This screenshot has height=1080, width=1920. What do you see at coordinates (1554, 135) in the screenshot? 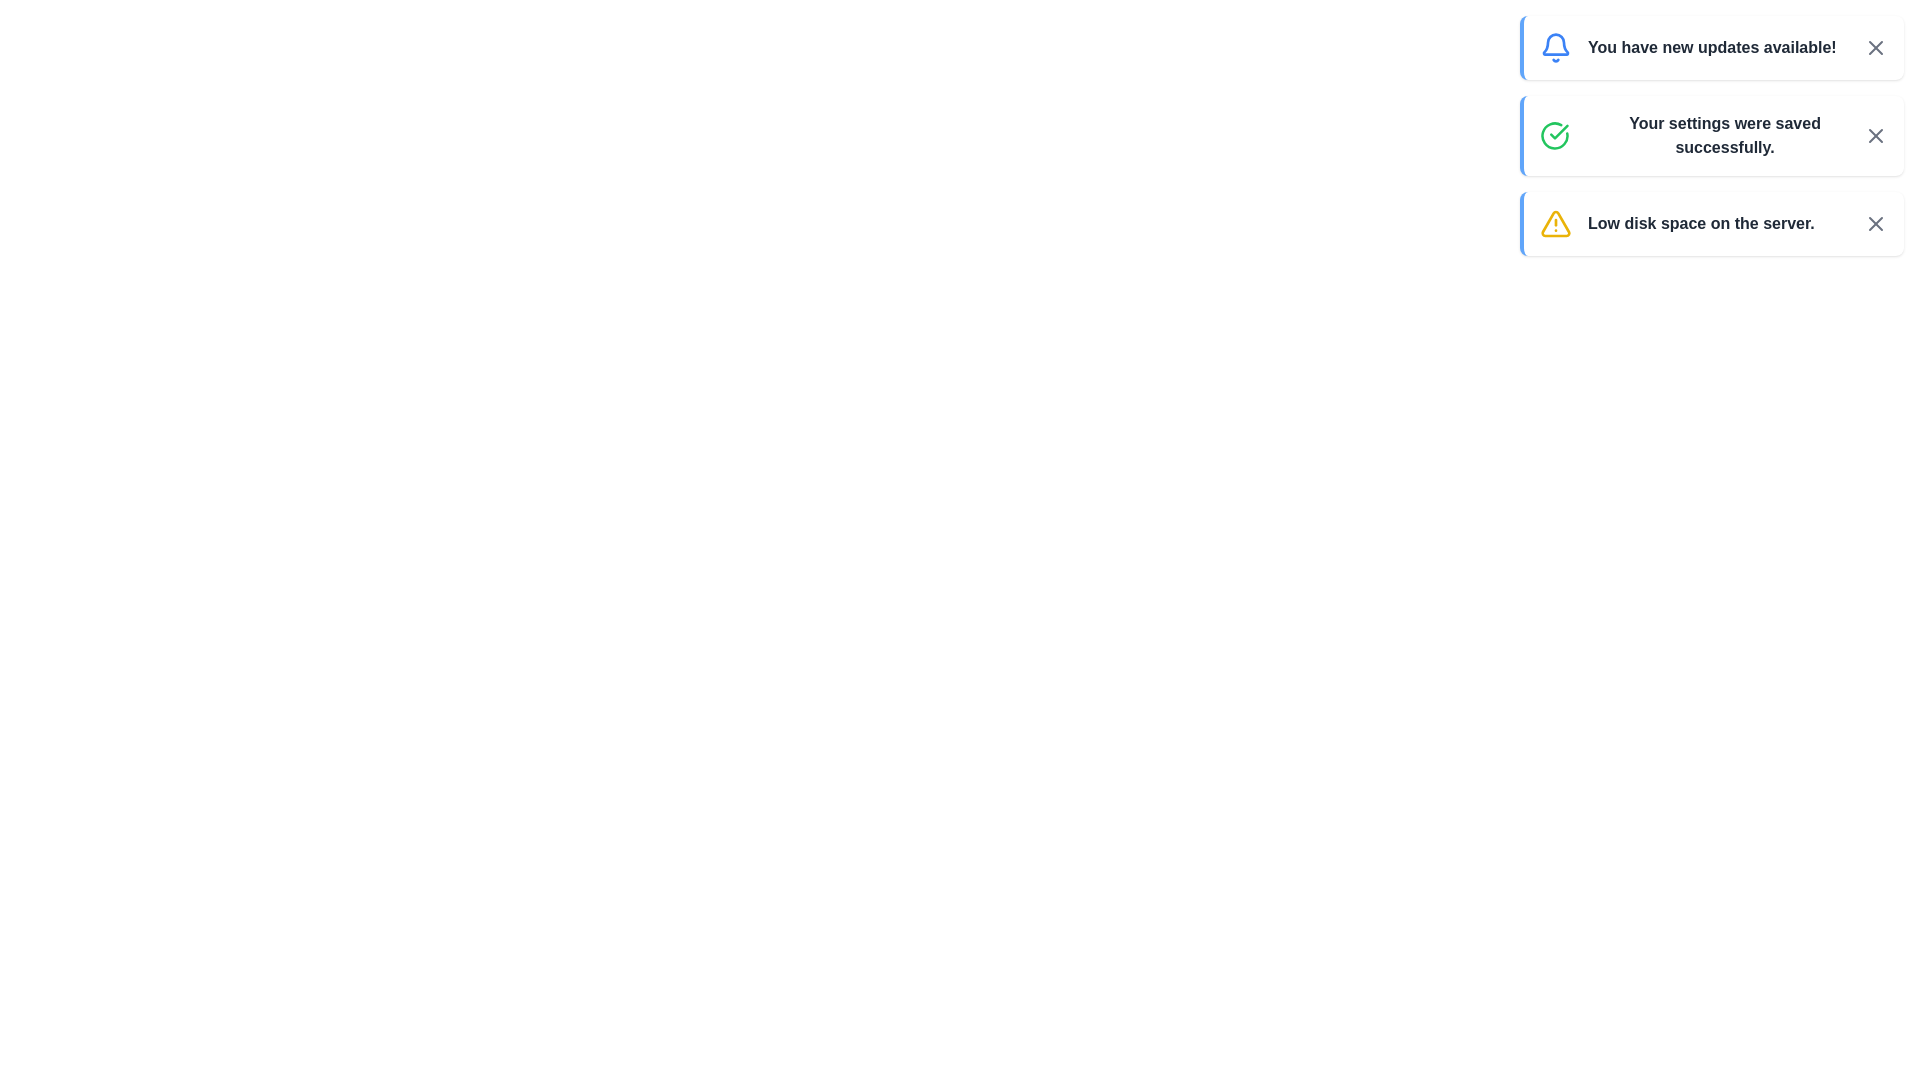
I see `the icon representing the message type: success` at bounding box center [1554, 135].